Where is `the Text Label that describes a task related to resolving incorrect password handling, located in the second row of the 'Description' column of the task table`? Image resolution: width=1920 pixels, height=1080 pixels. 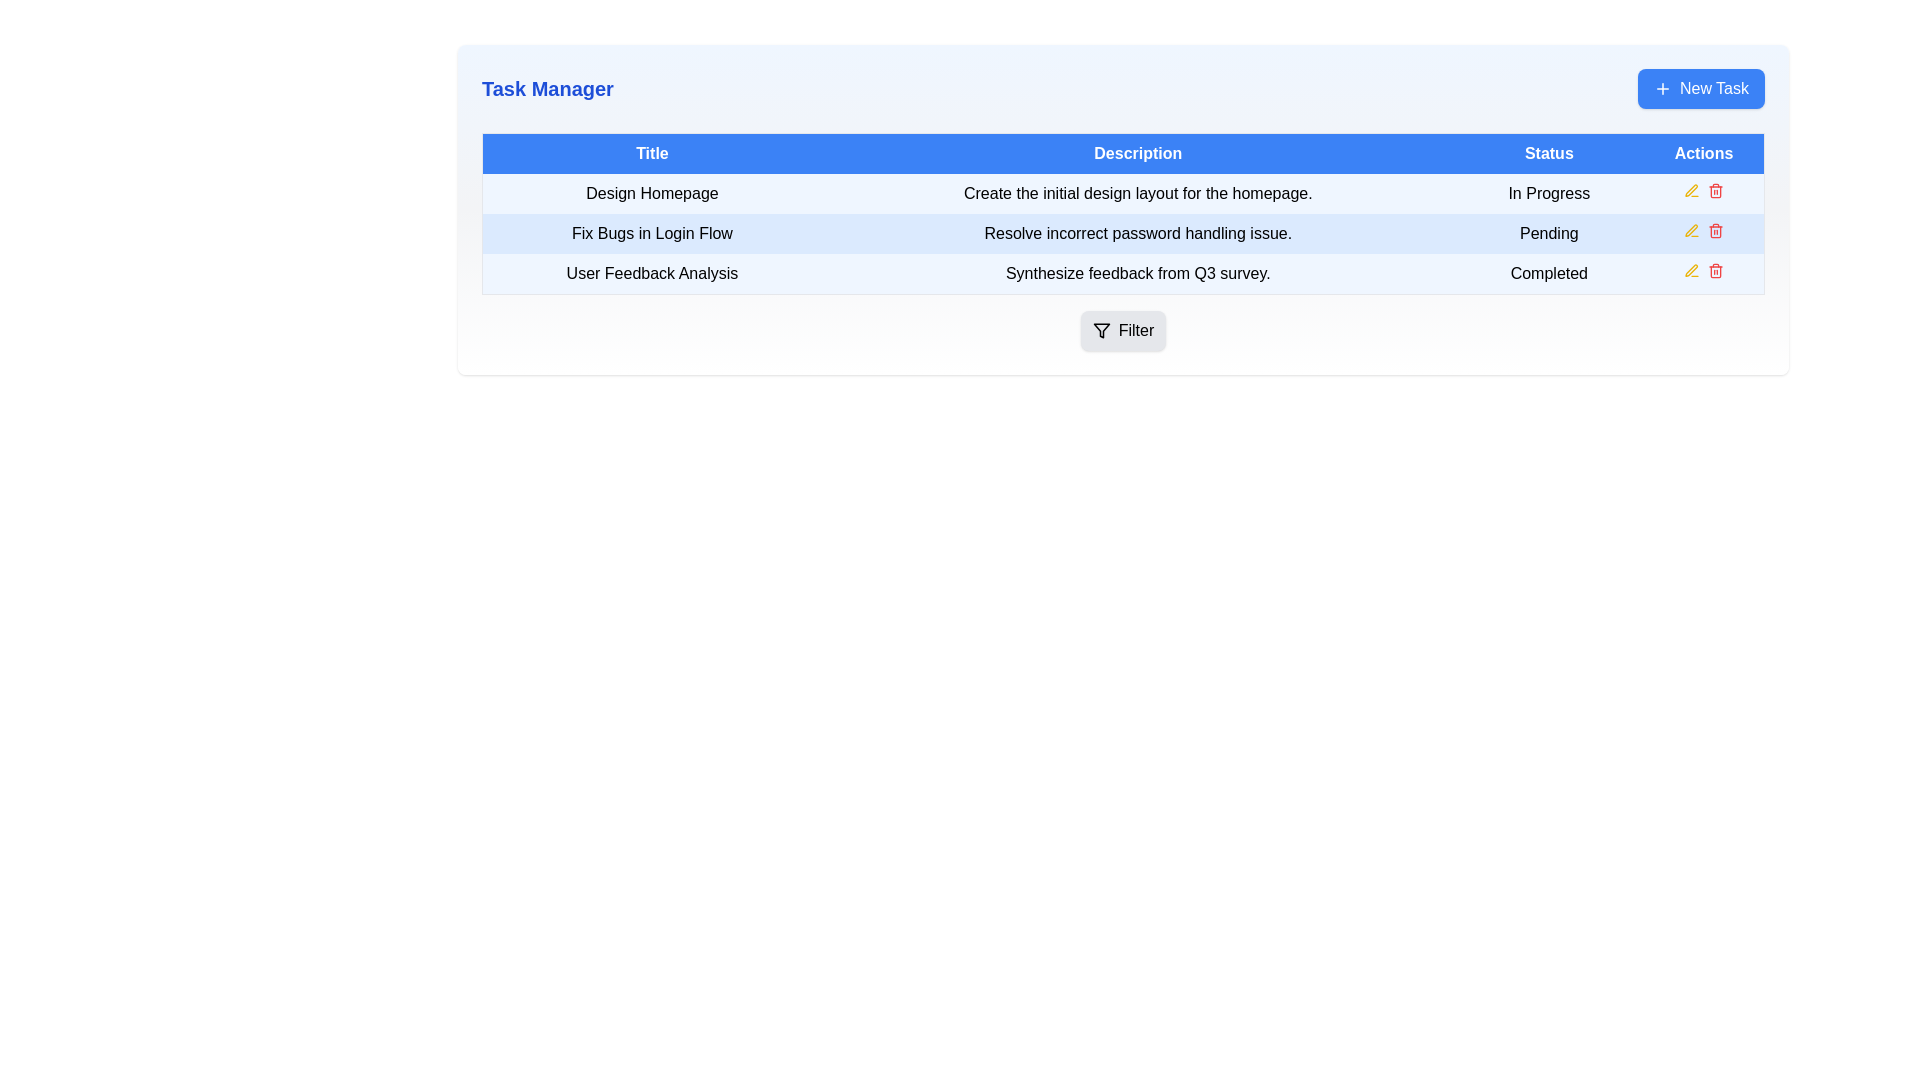
the Text Label that describes a task related to resolving incorrect password handling, located in the second row of the 'Description' column of the task table is located at coordinates (1138, 233).